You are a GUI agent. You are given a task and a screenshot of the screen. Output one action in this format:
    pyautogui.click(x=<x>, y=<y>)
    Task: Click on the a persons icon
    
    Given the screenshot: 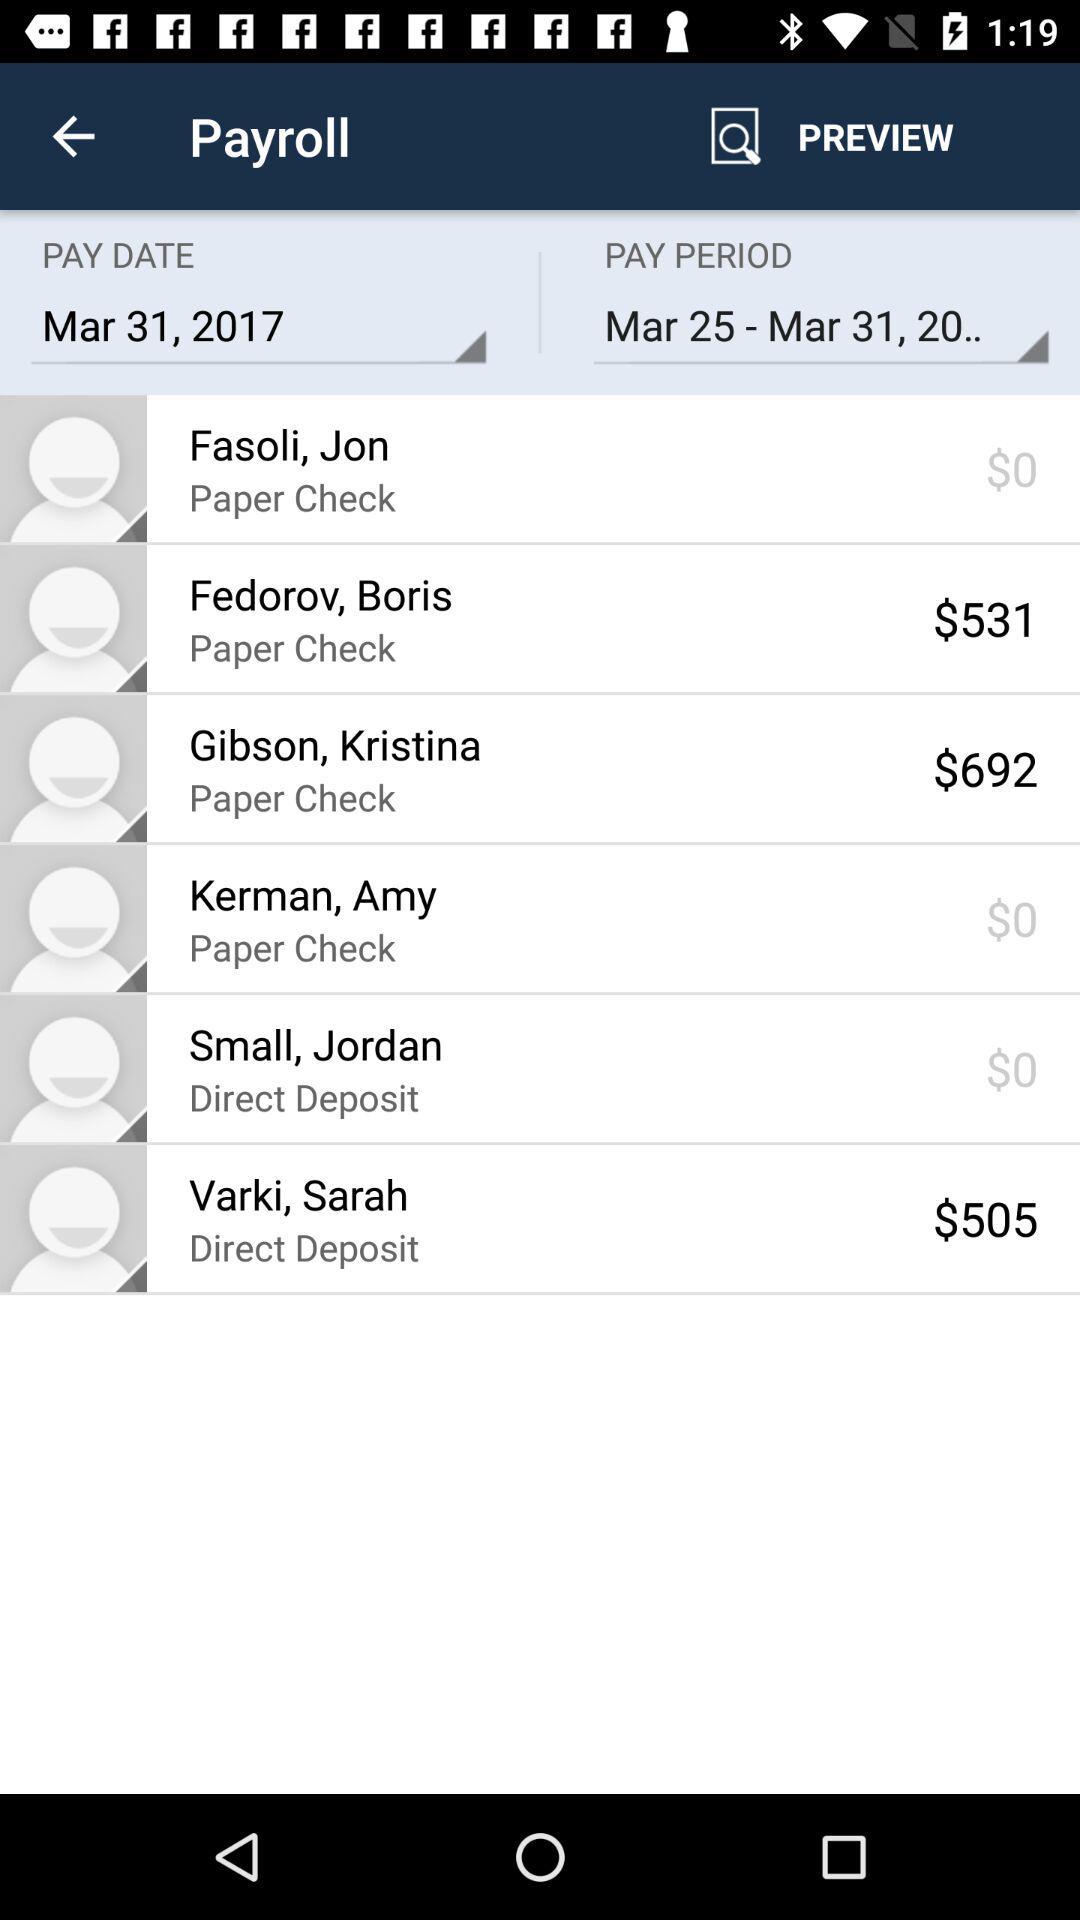 What is the action you would take?
    pyautogui.click(x=72, y=767)
    